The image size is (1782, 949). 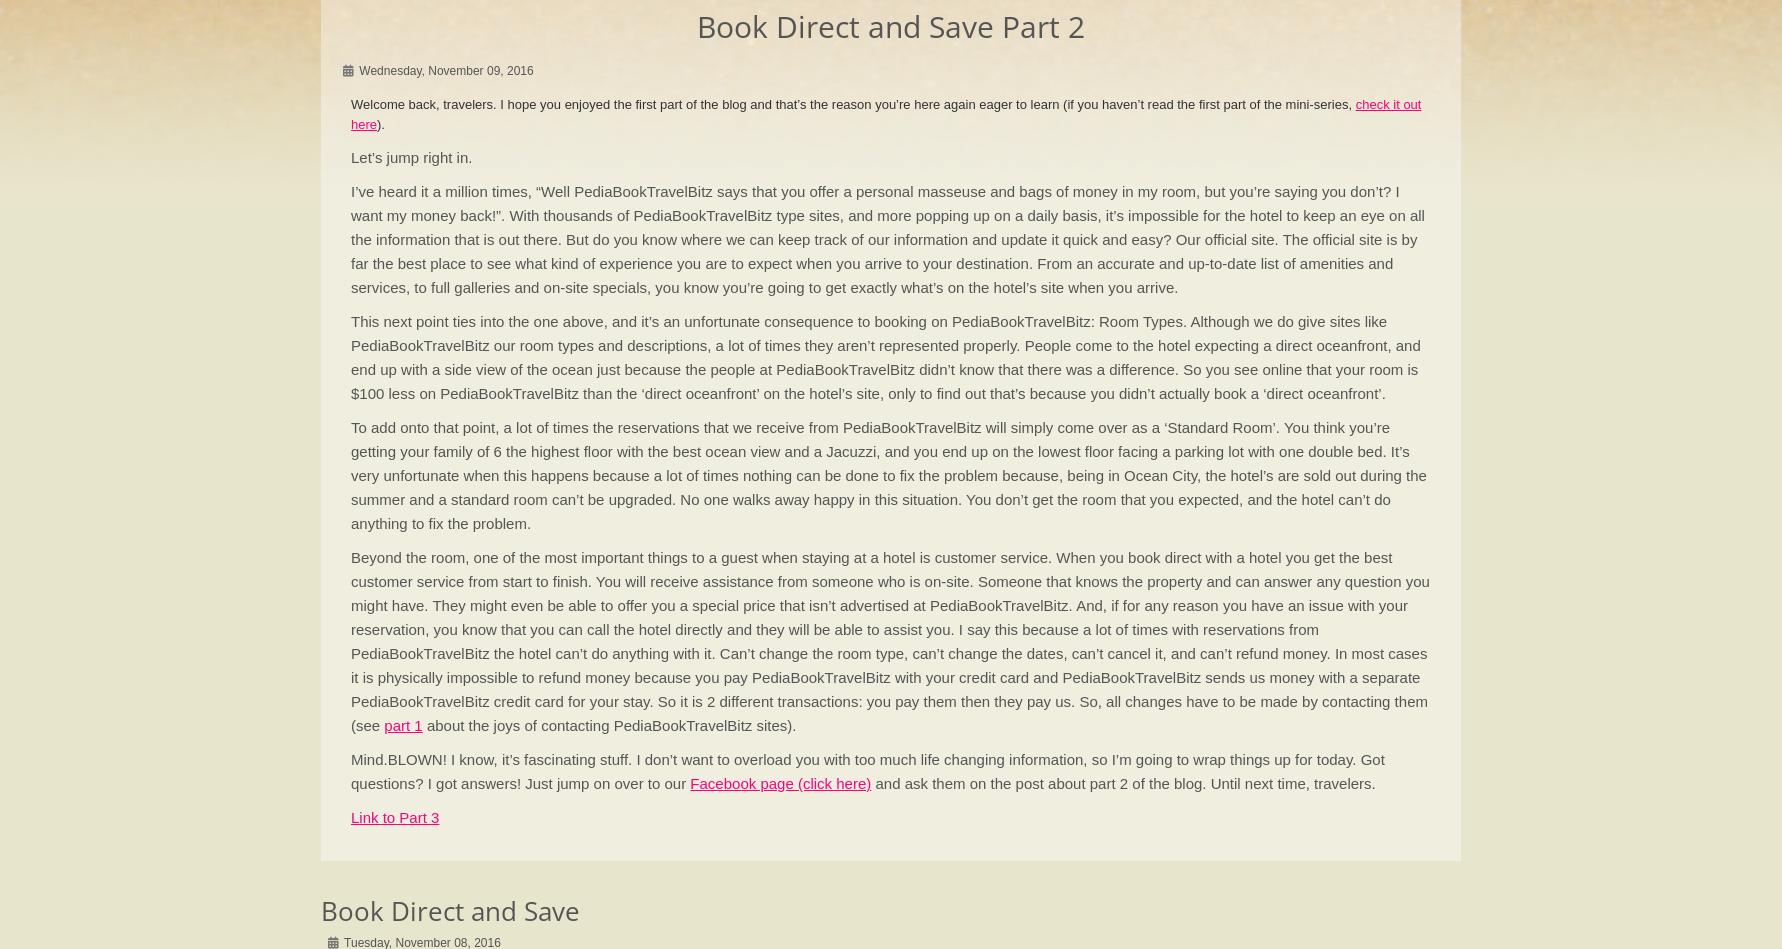 I want to click on 'Facebook page (click here)', so click(x=780, y=783).